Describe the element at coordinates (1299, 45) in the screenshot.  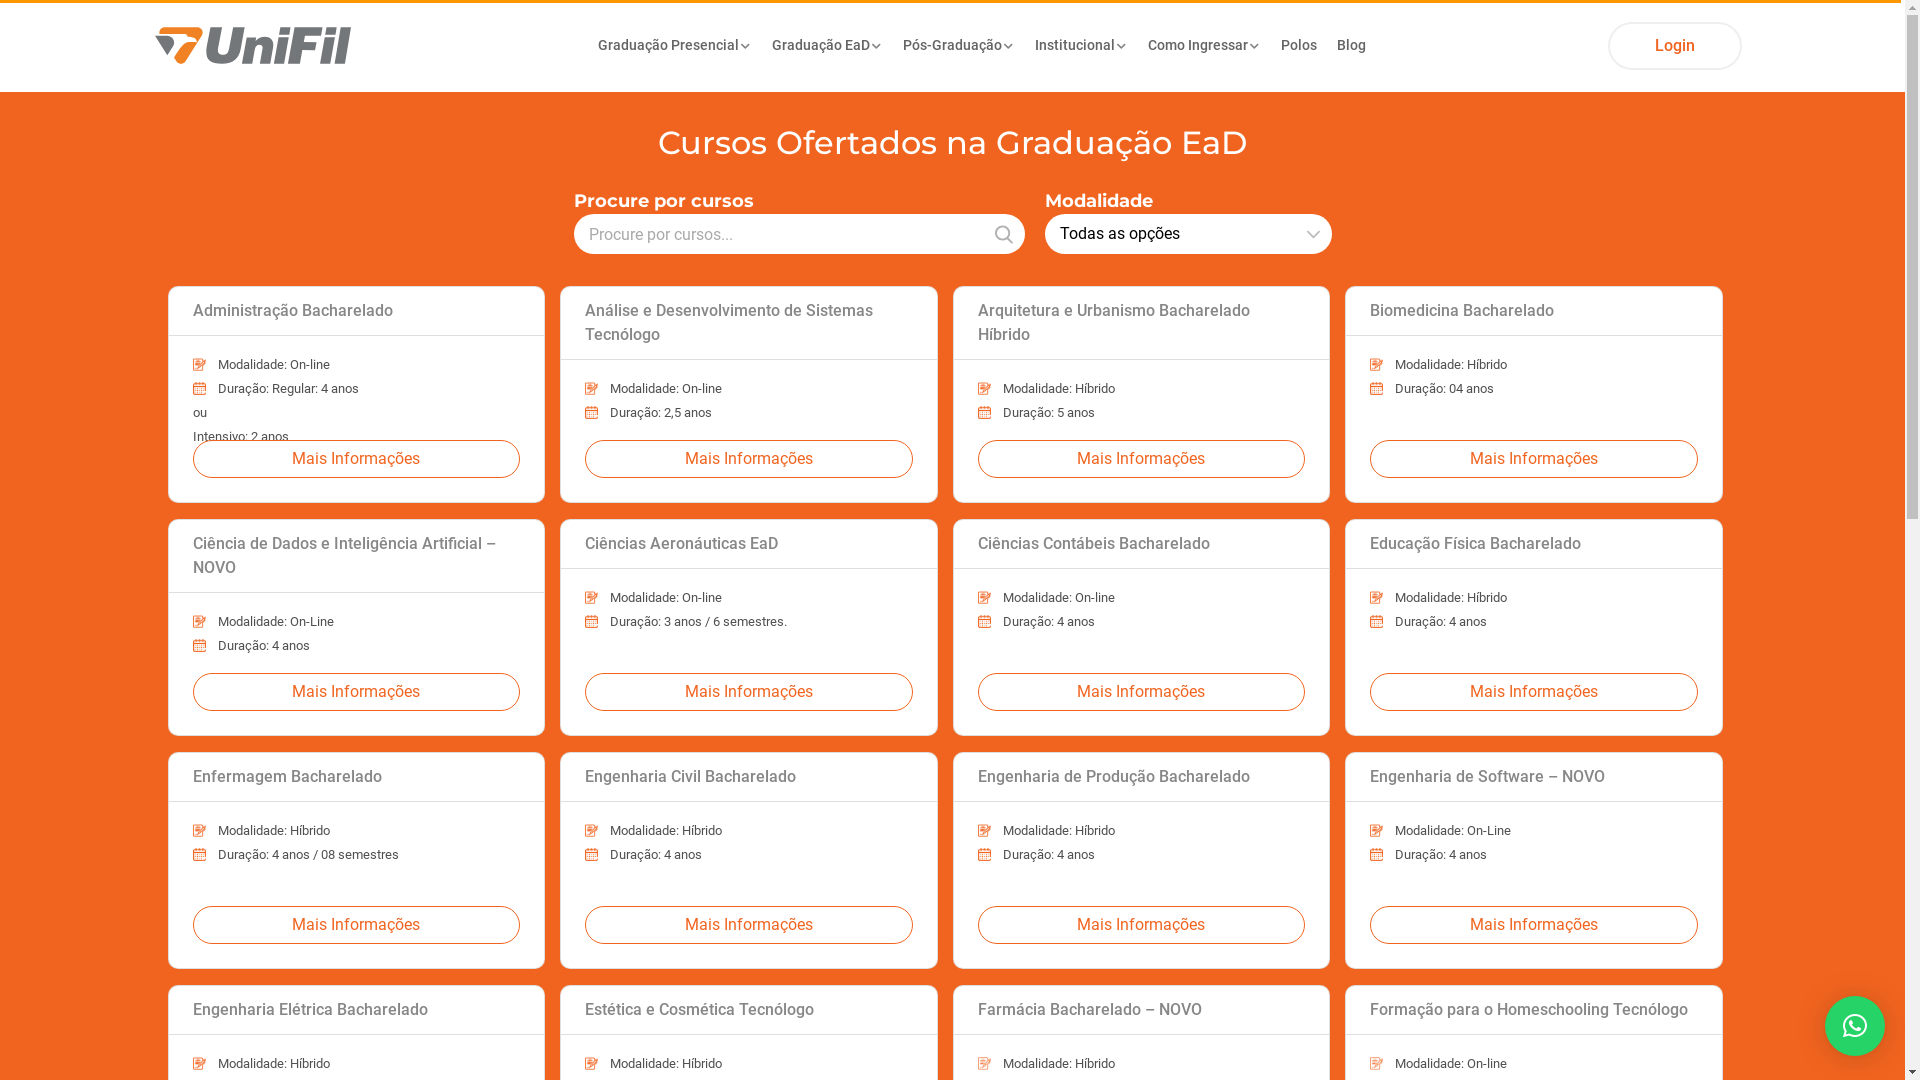
I see `'Polos'` at that location.